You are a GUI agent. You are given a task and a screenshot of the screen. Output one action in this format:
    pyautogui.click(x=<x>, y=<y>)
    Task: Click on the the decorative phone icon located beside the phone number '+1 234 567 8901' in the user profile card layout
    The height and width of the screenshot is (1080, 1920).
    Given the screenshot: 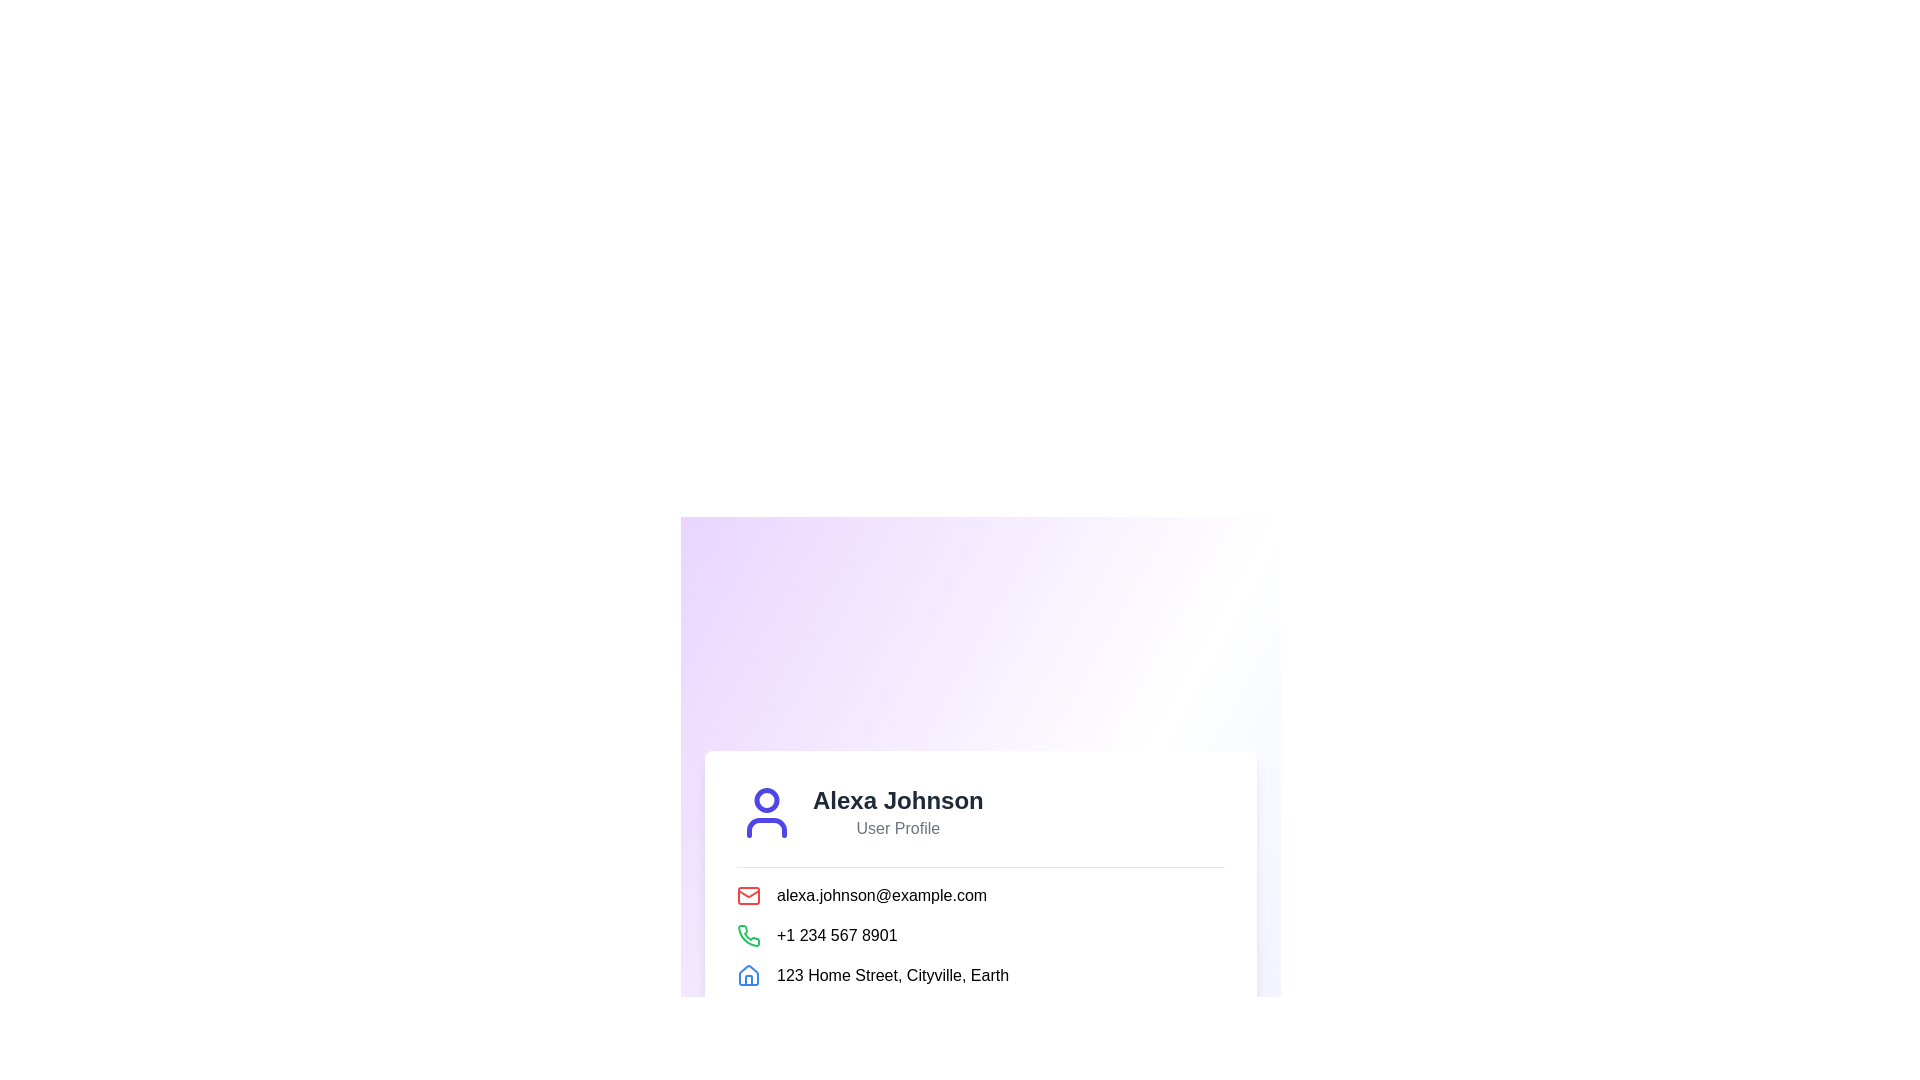 What is the action you would take?
    pyautogui.click(x=747, y=935)
    